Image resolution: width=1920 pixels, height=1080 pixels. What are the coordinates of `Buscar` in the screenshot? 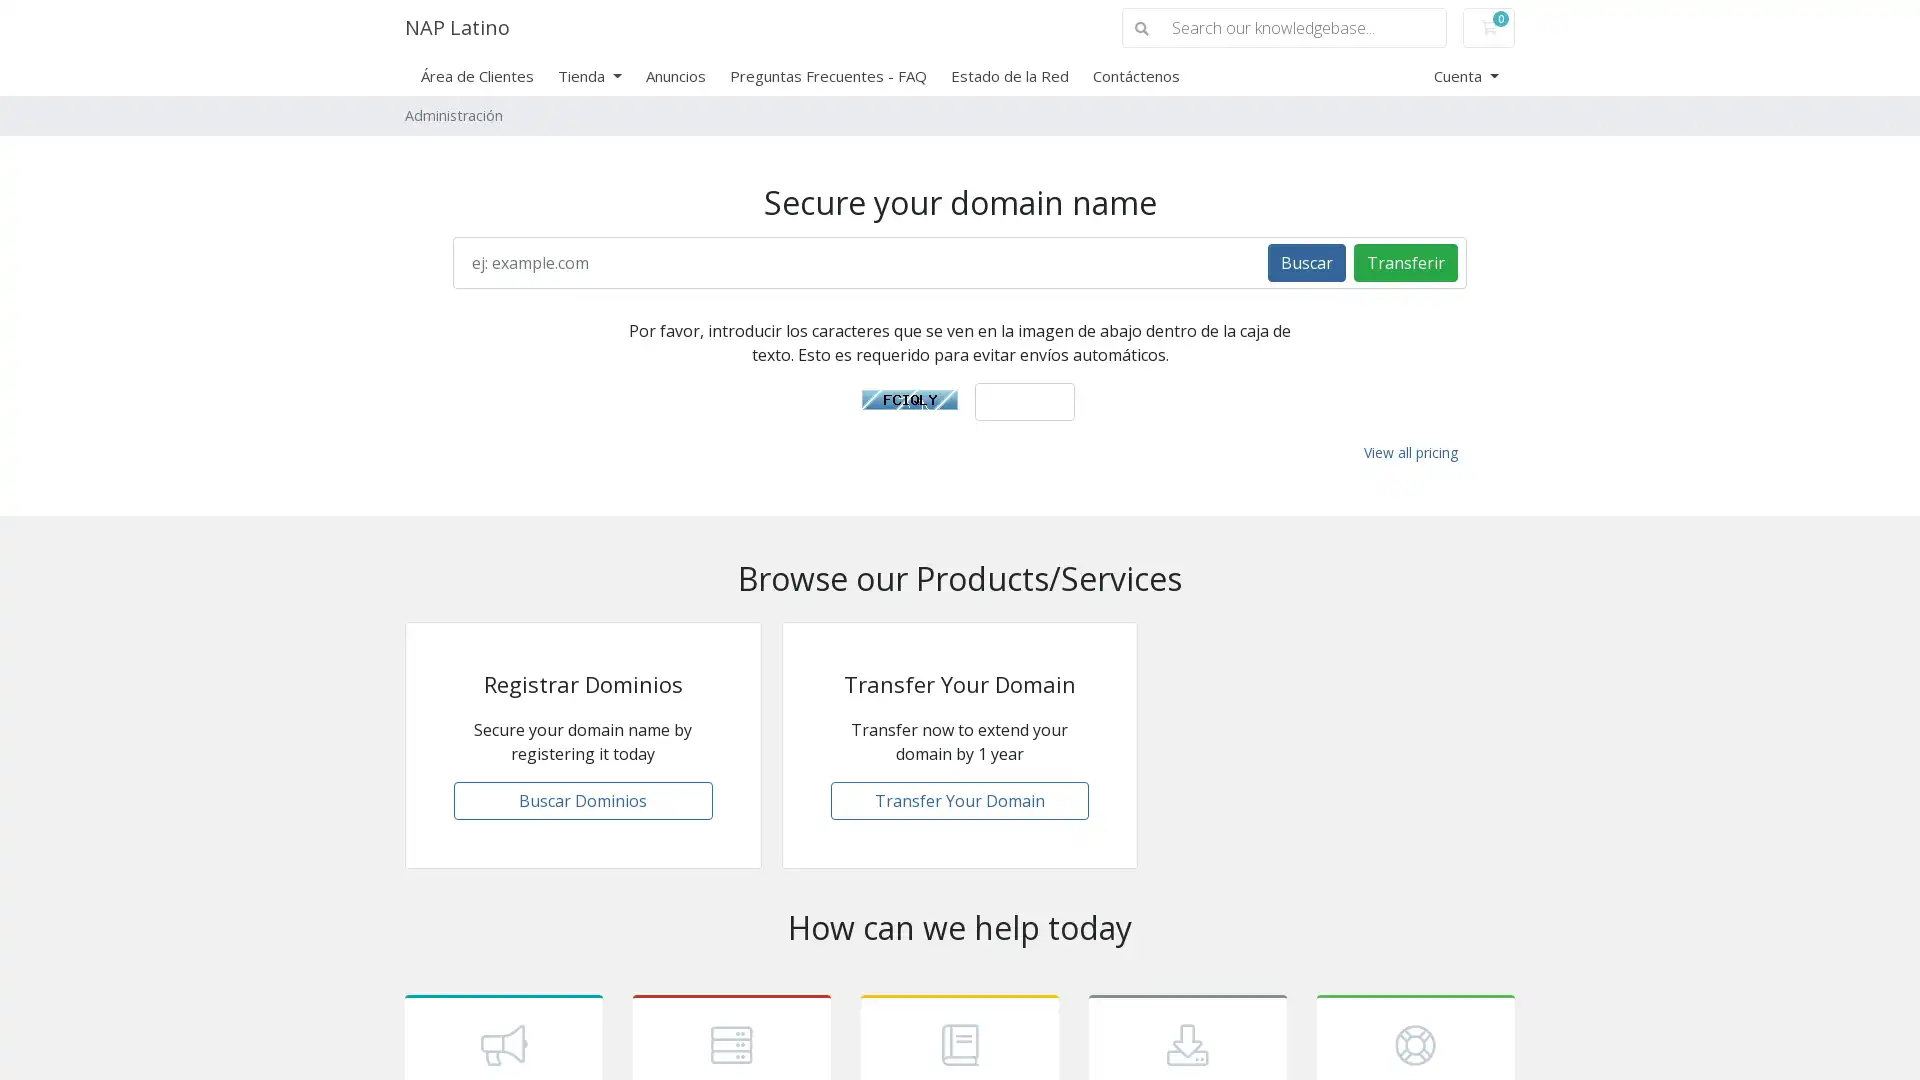 It's located at (1306, 261).